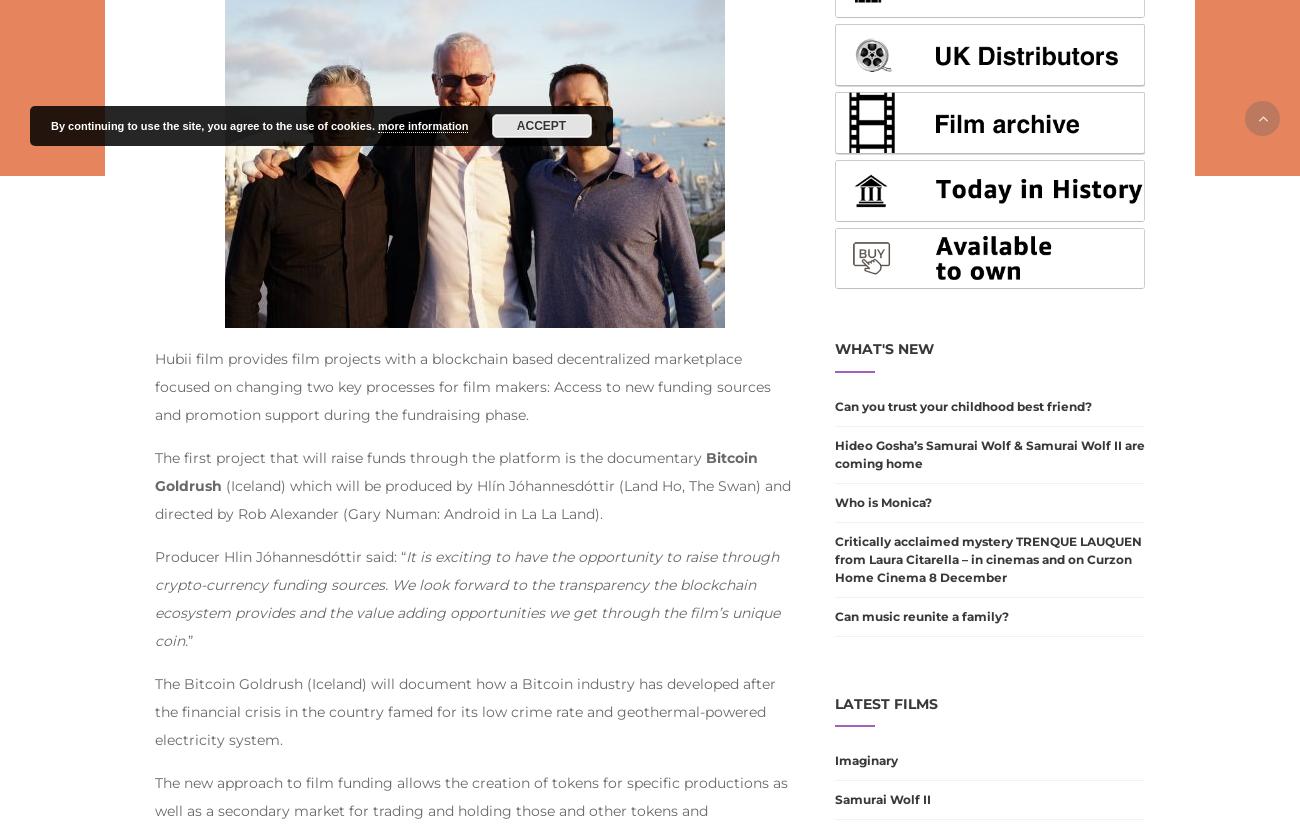 This screenshot has height=824, width=1300. Describe the element at coordinates (430, 456) in the screenshot. I see `'The first project that will raise funds through the platform is the documentary'` at that location.